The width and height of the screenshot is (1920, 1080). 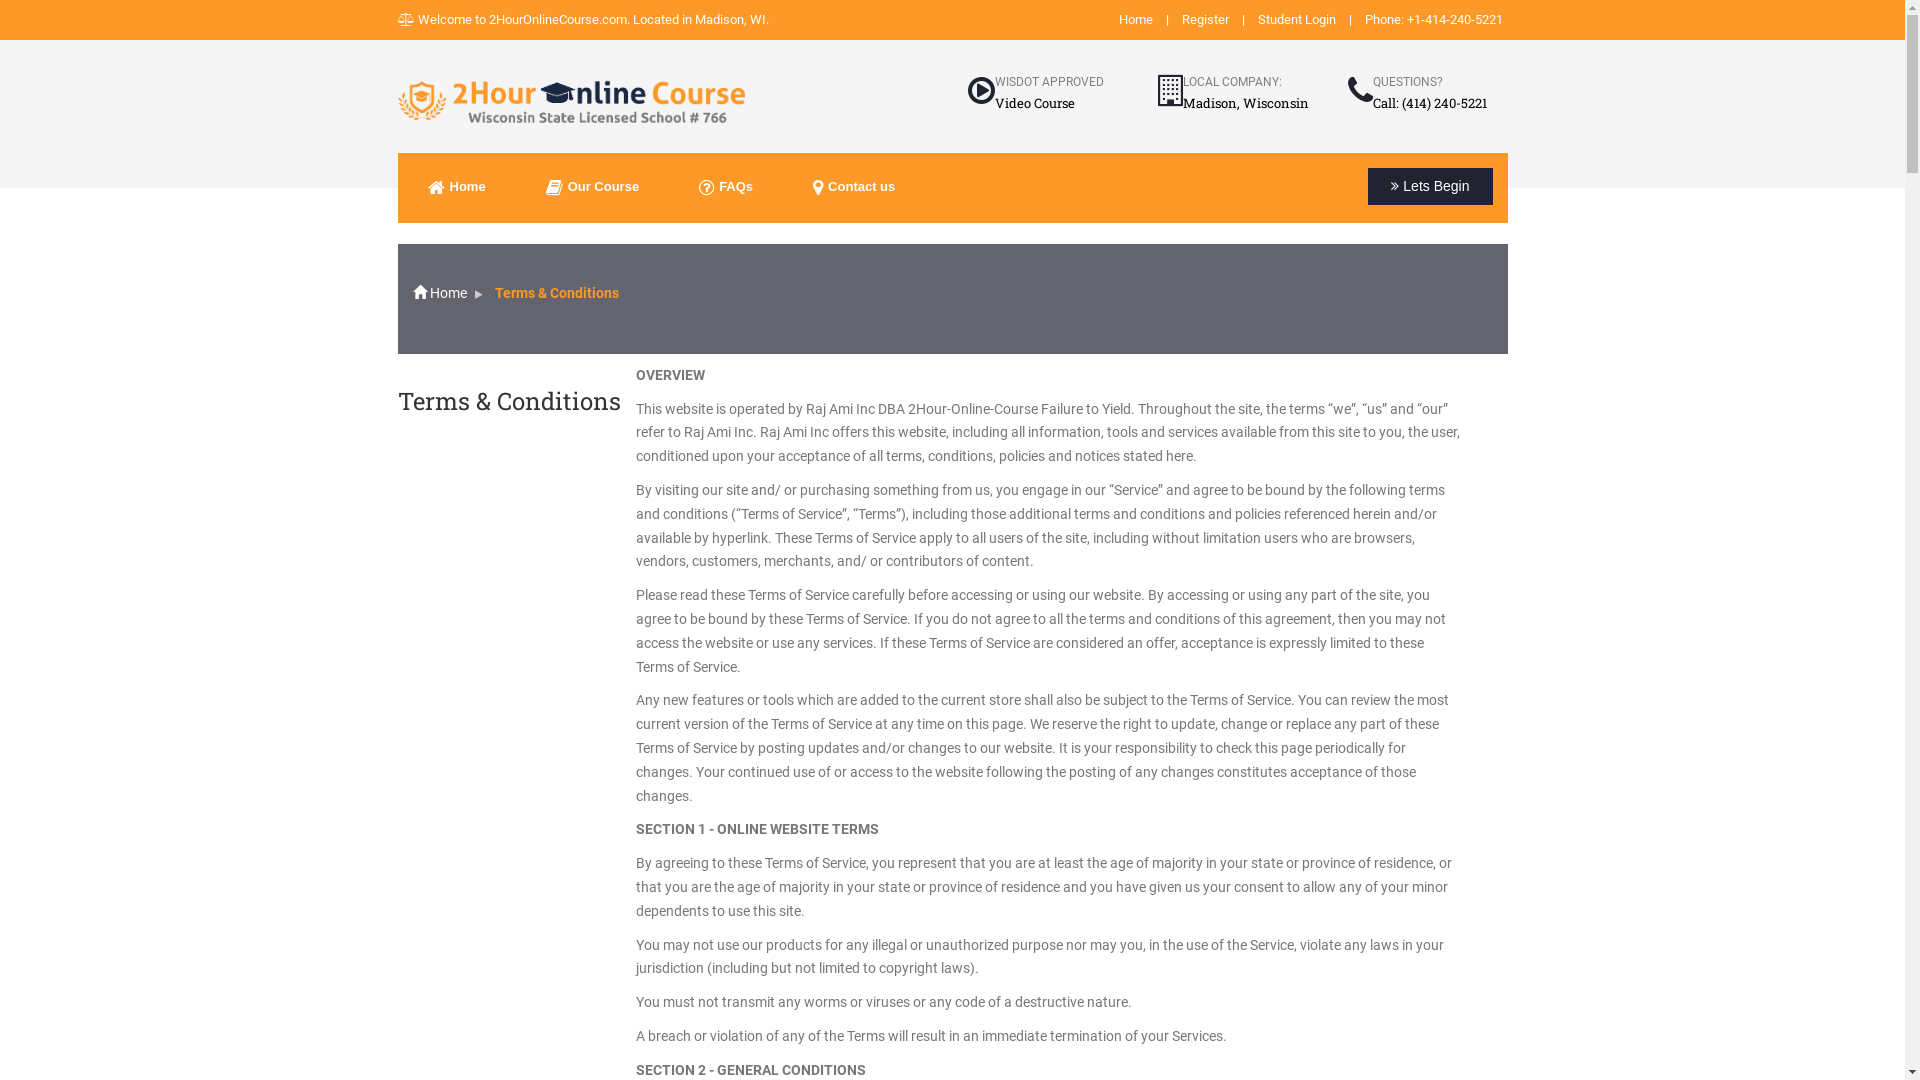 I want to click on 'LOCAL COMPANY:', so click(x=1230, y=80).